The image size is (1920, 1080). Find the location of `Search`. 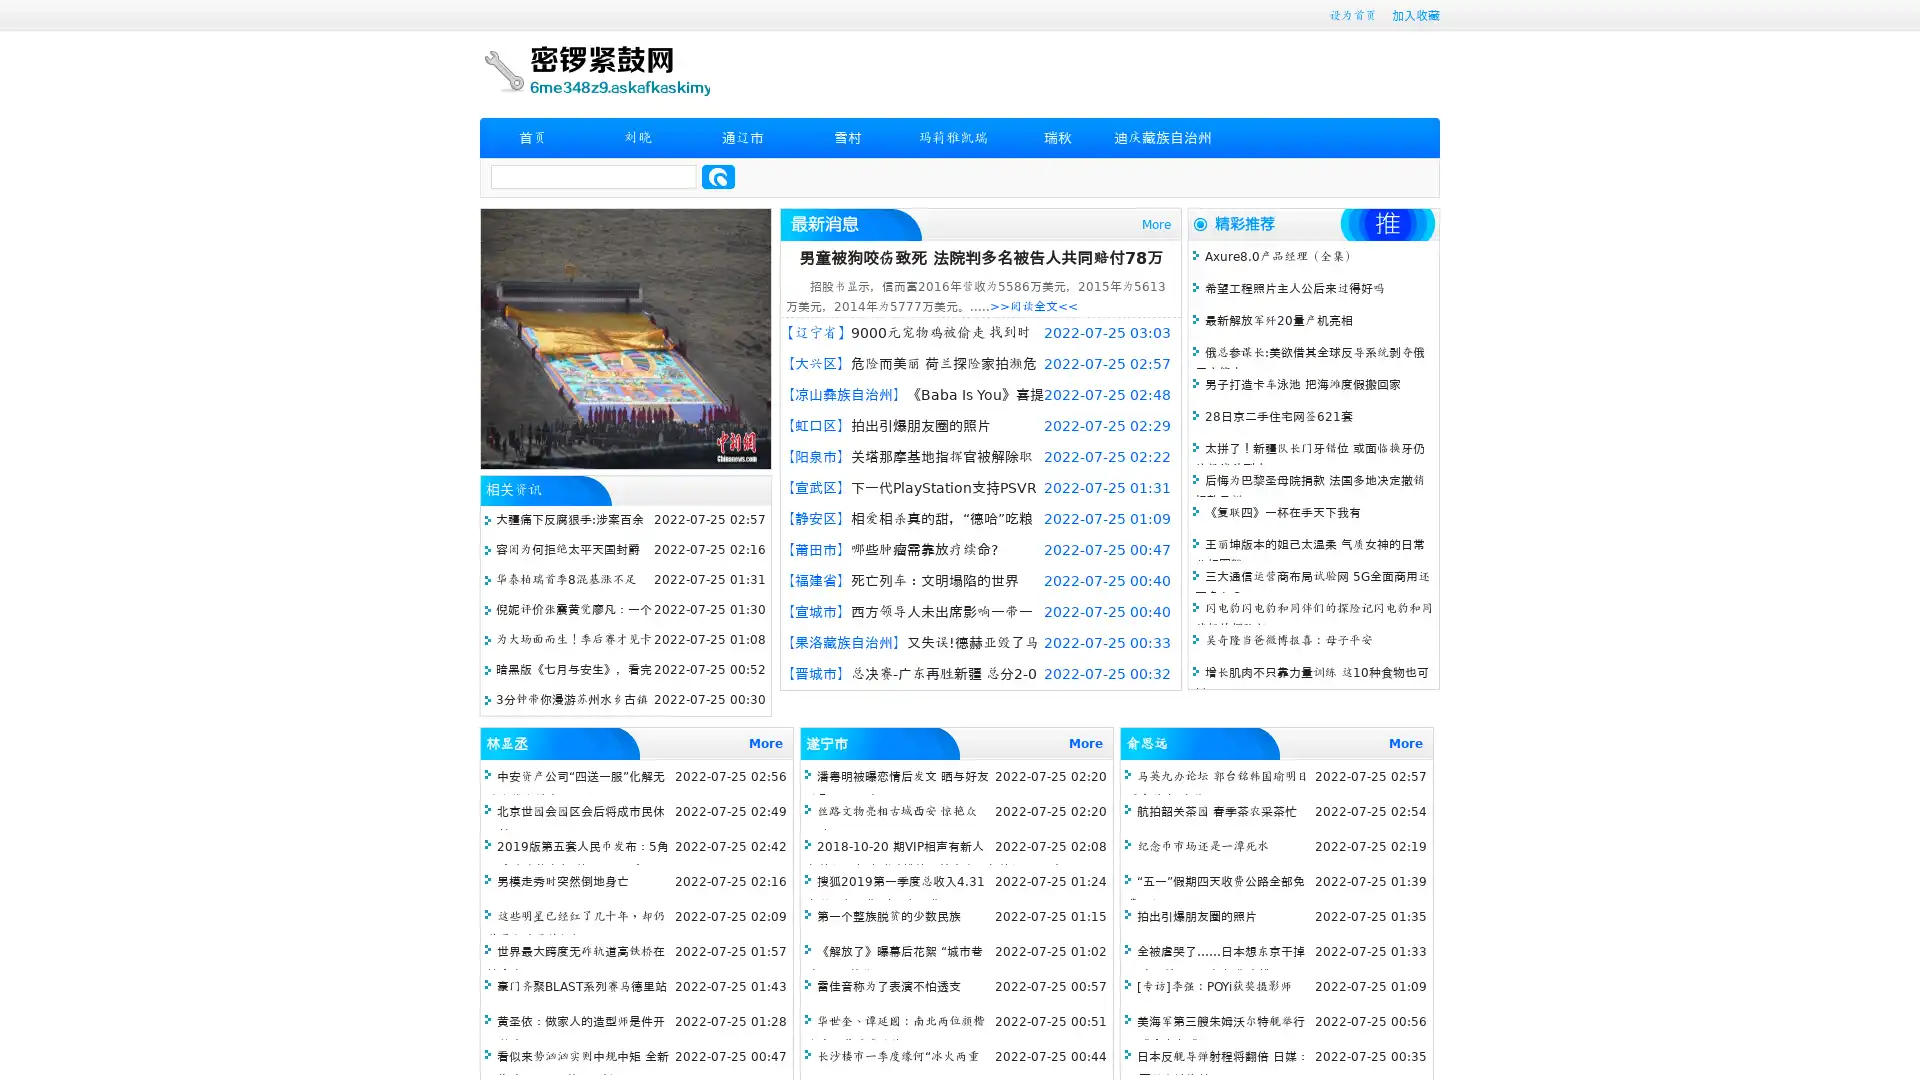

Search is located at coordinates (718, 176).